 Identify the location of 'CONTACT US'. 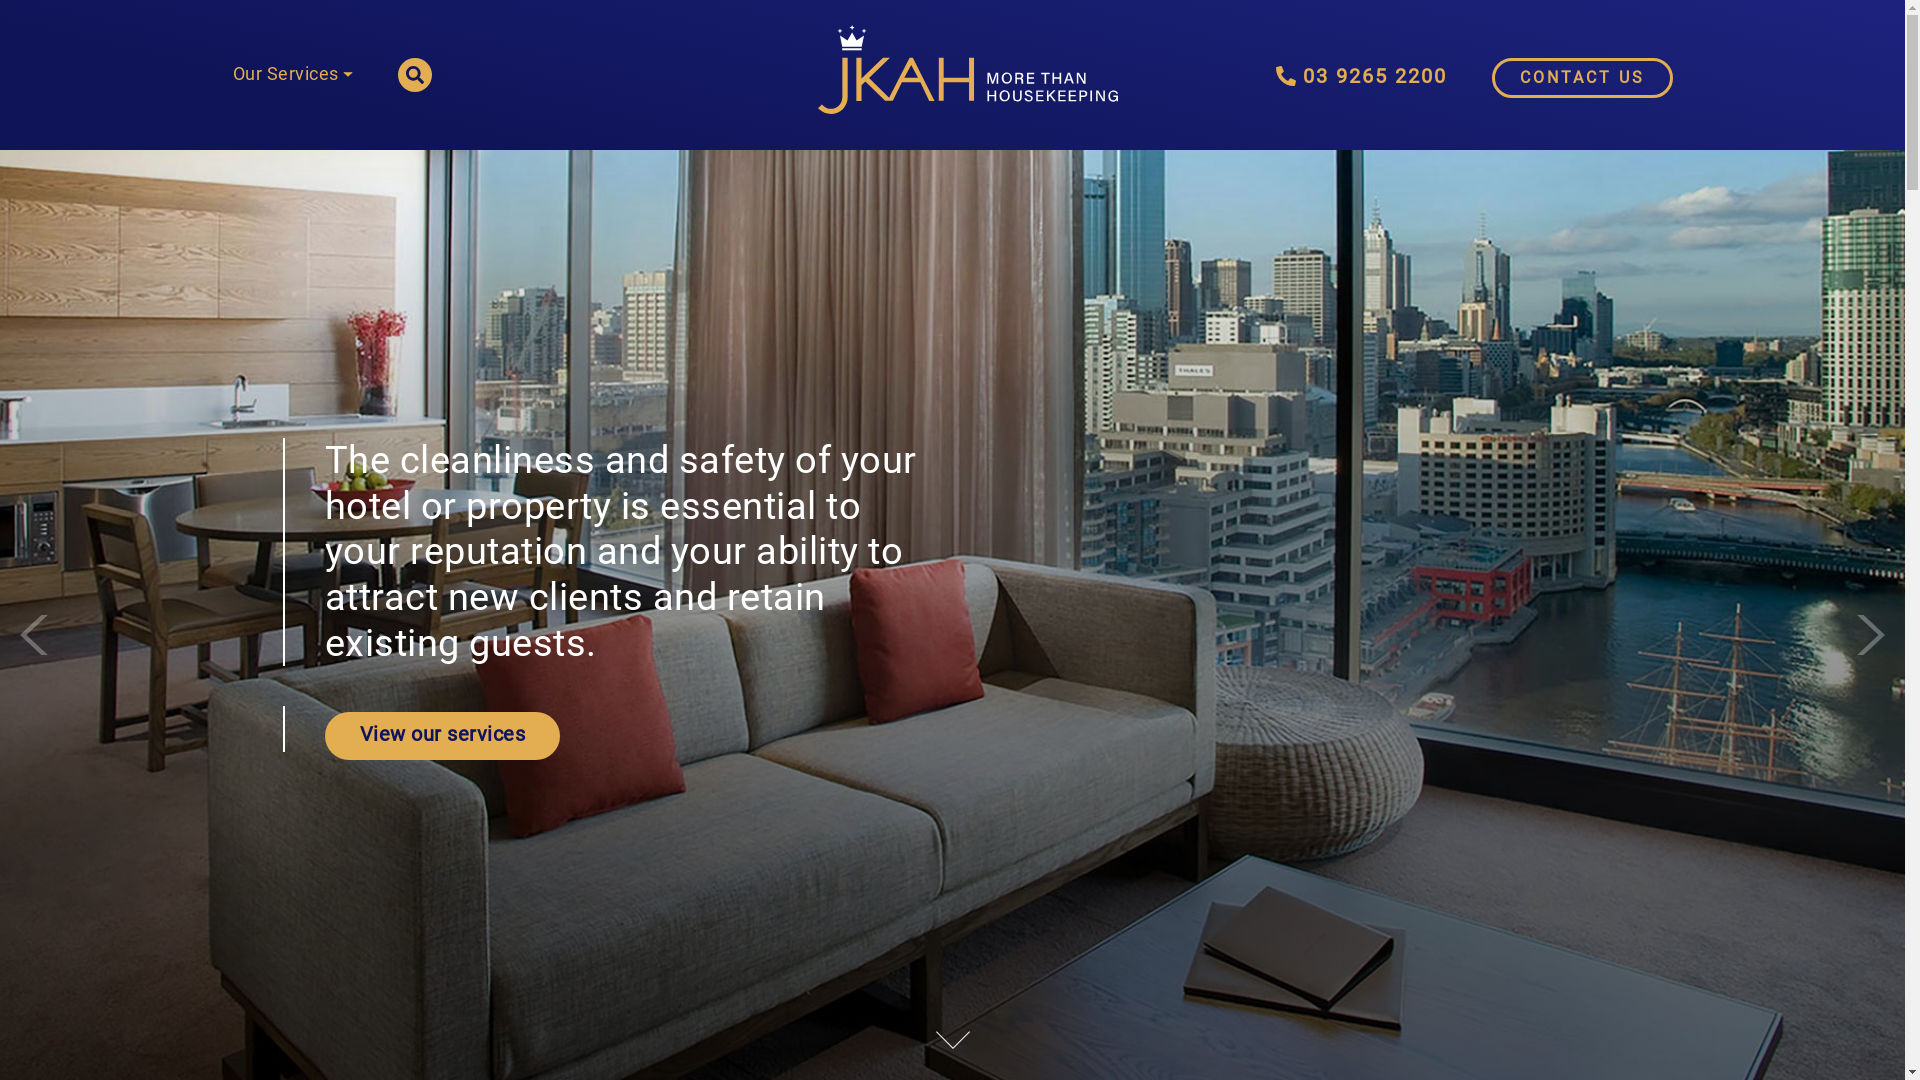
(1492, 76).